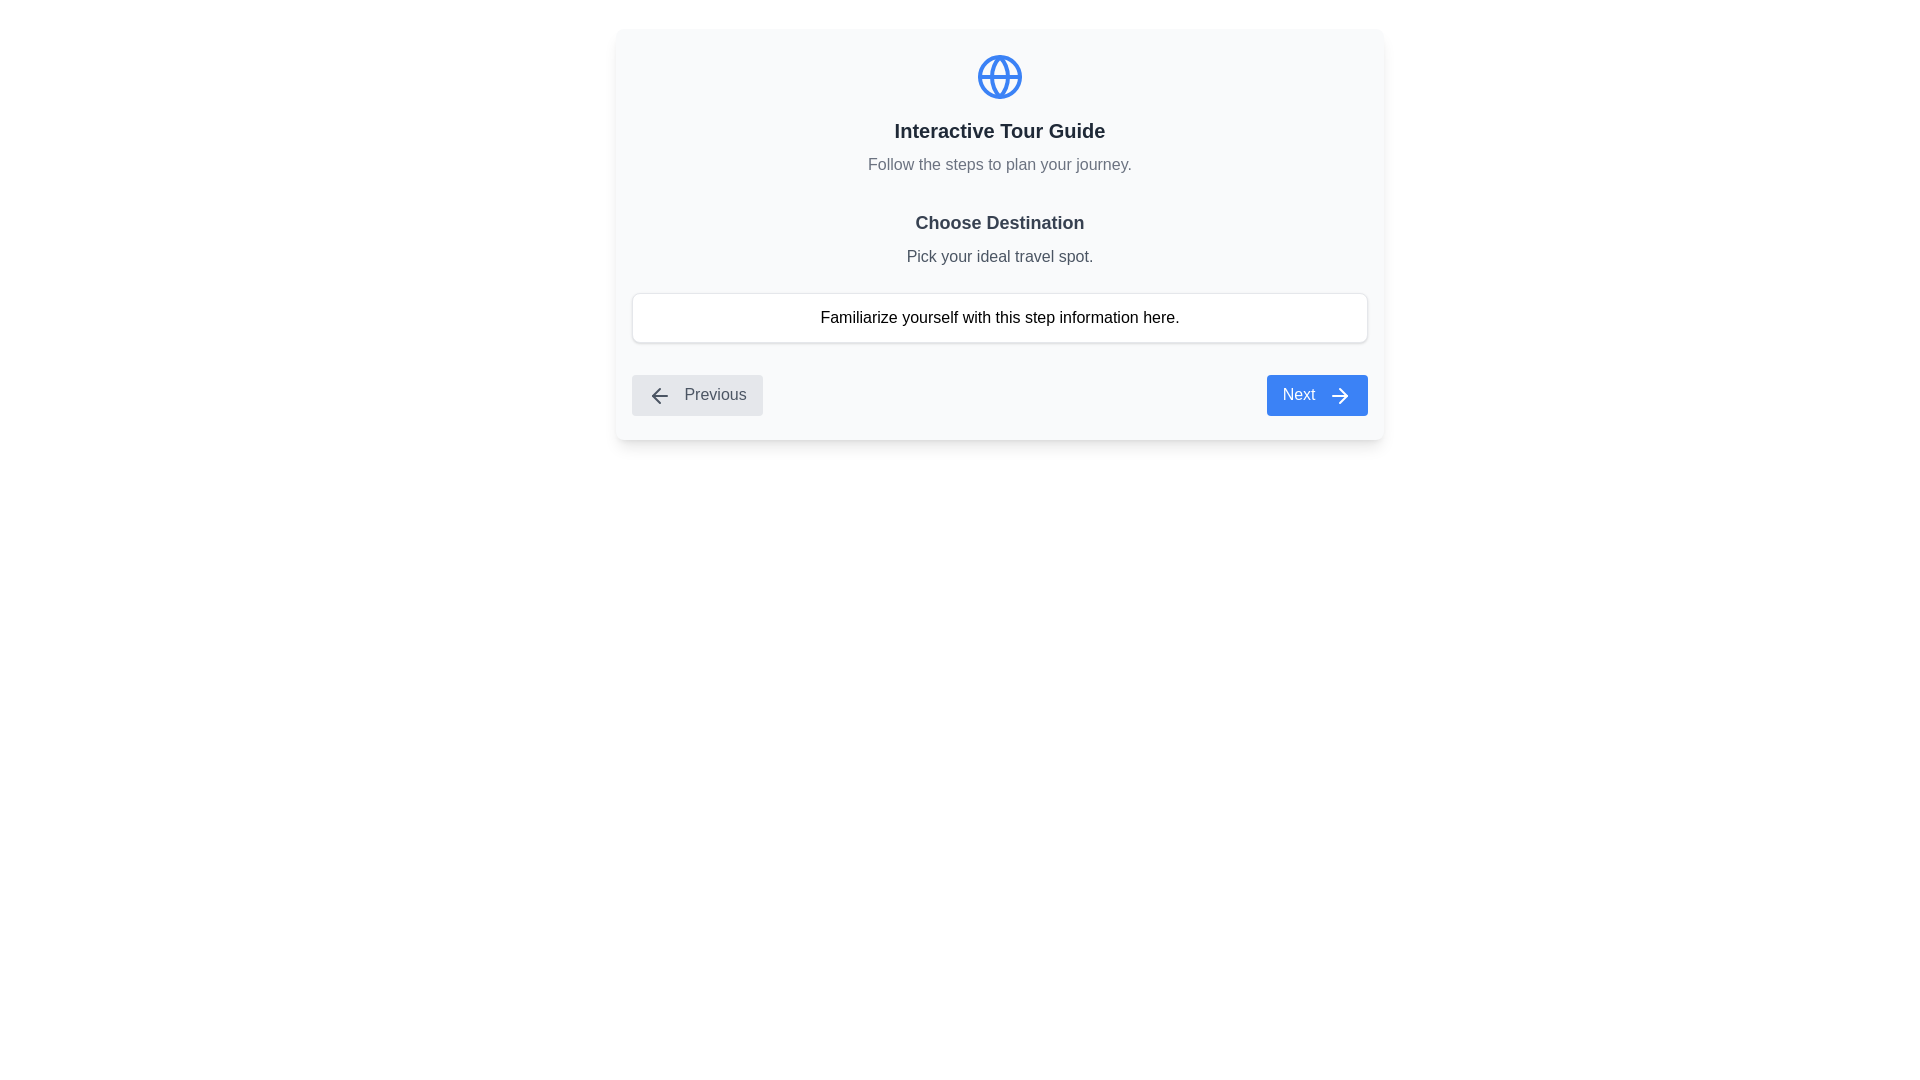 The height and width of the screenshot is (1080, 1920). What do you see at coordinates (999, 76) in the screenshot?
I see `the blue circular vector graphic that is centrally positioned within the globe icon at the top-center of the interface` at bounding box center [999, 76].